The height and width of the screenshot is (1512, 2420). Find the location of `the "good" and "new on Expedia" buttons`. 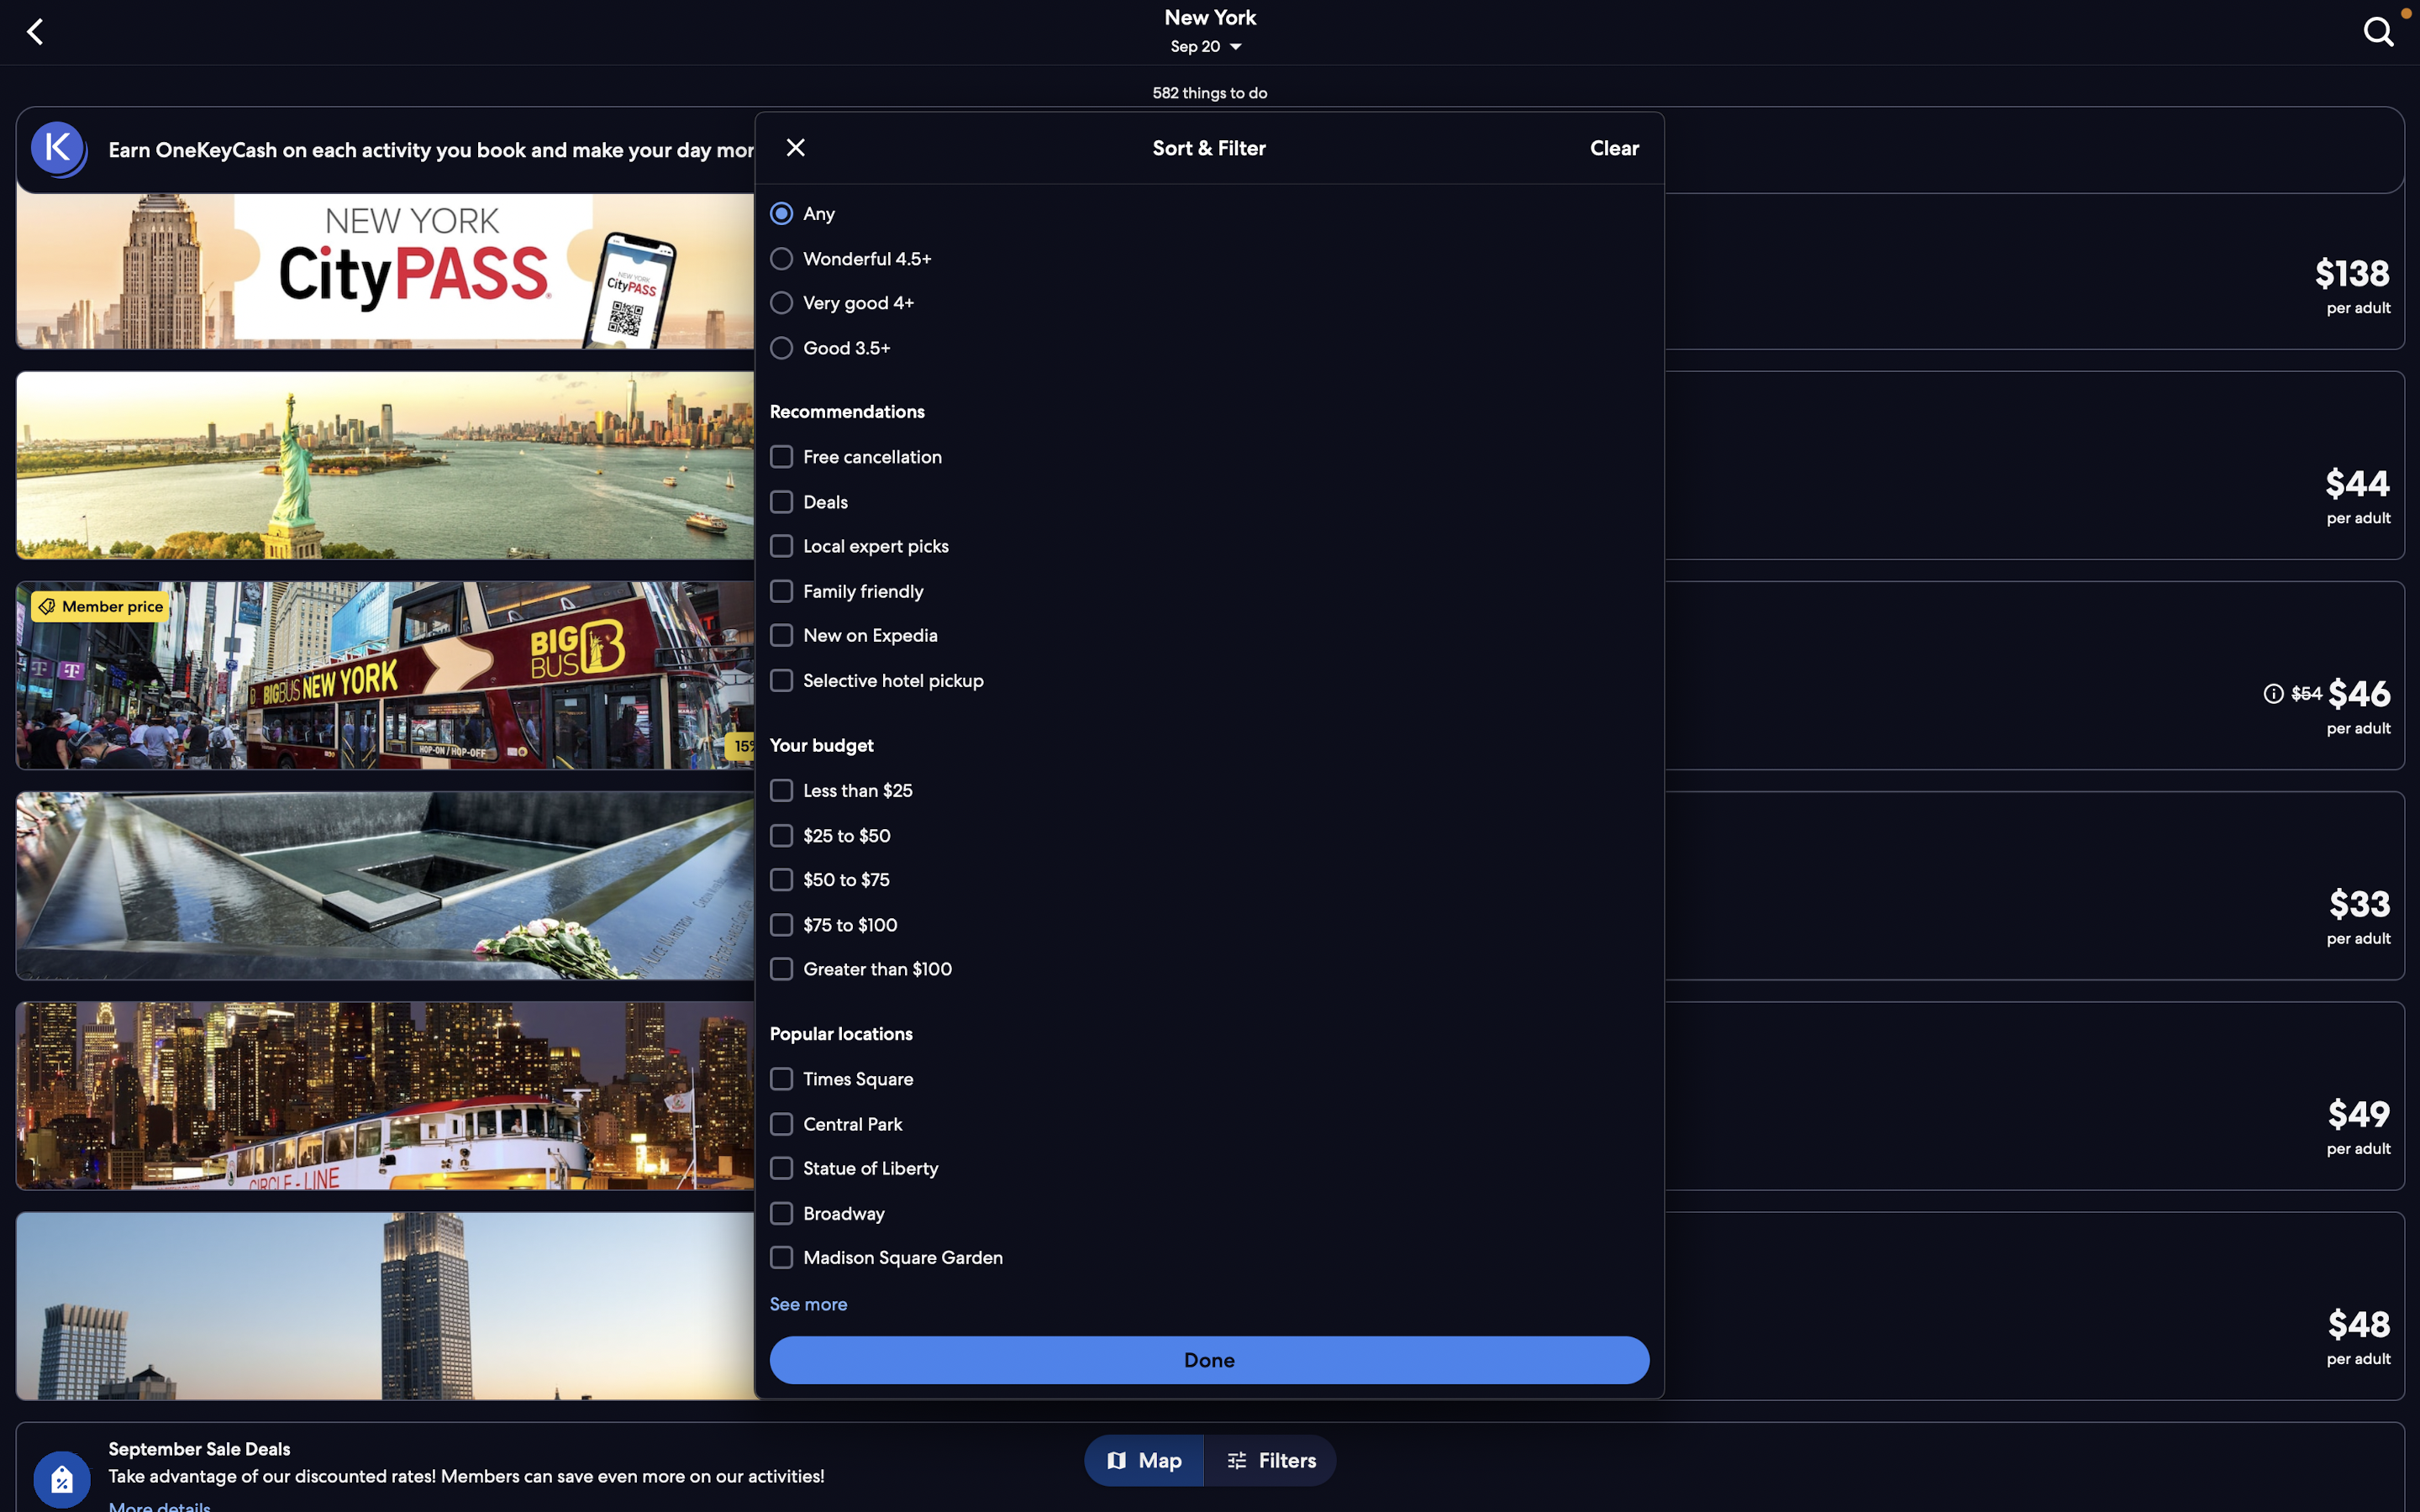

the "good" and "new on Expedia" buttons is located at coordinates (1205, 345).